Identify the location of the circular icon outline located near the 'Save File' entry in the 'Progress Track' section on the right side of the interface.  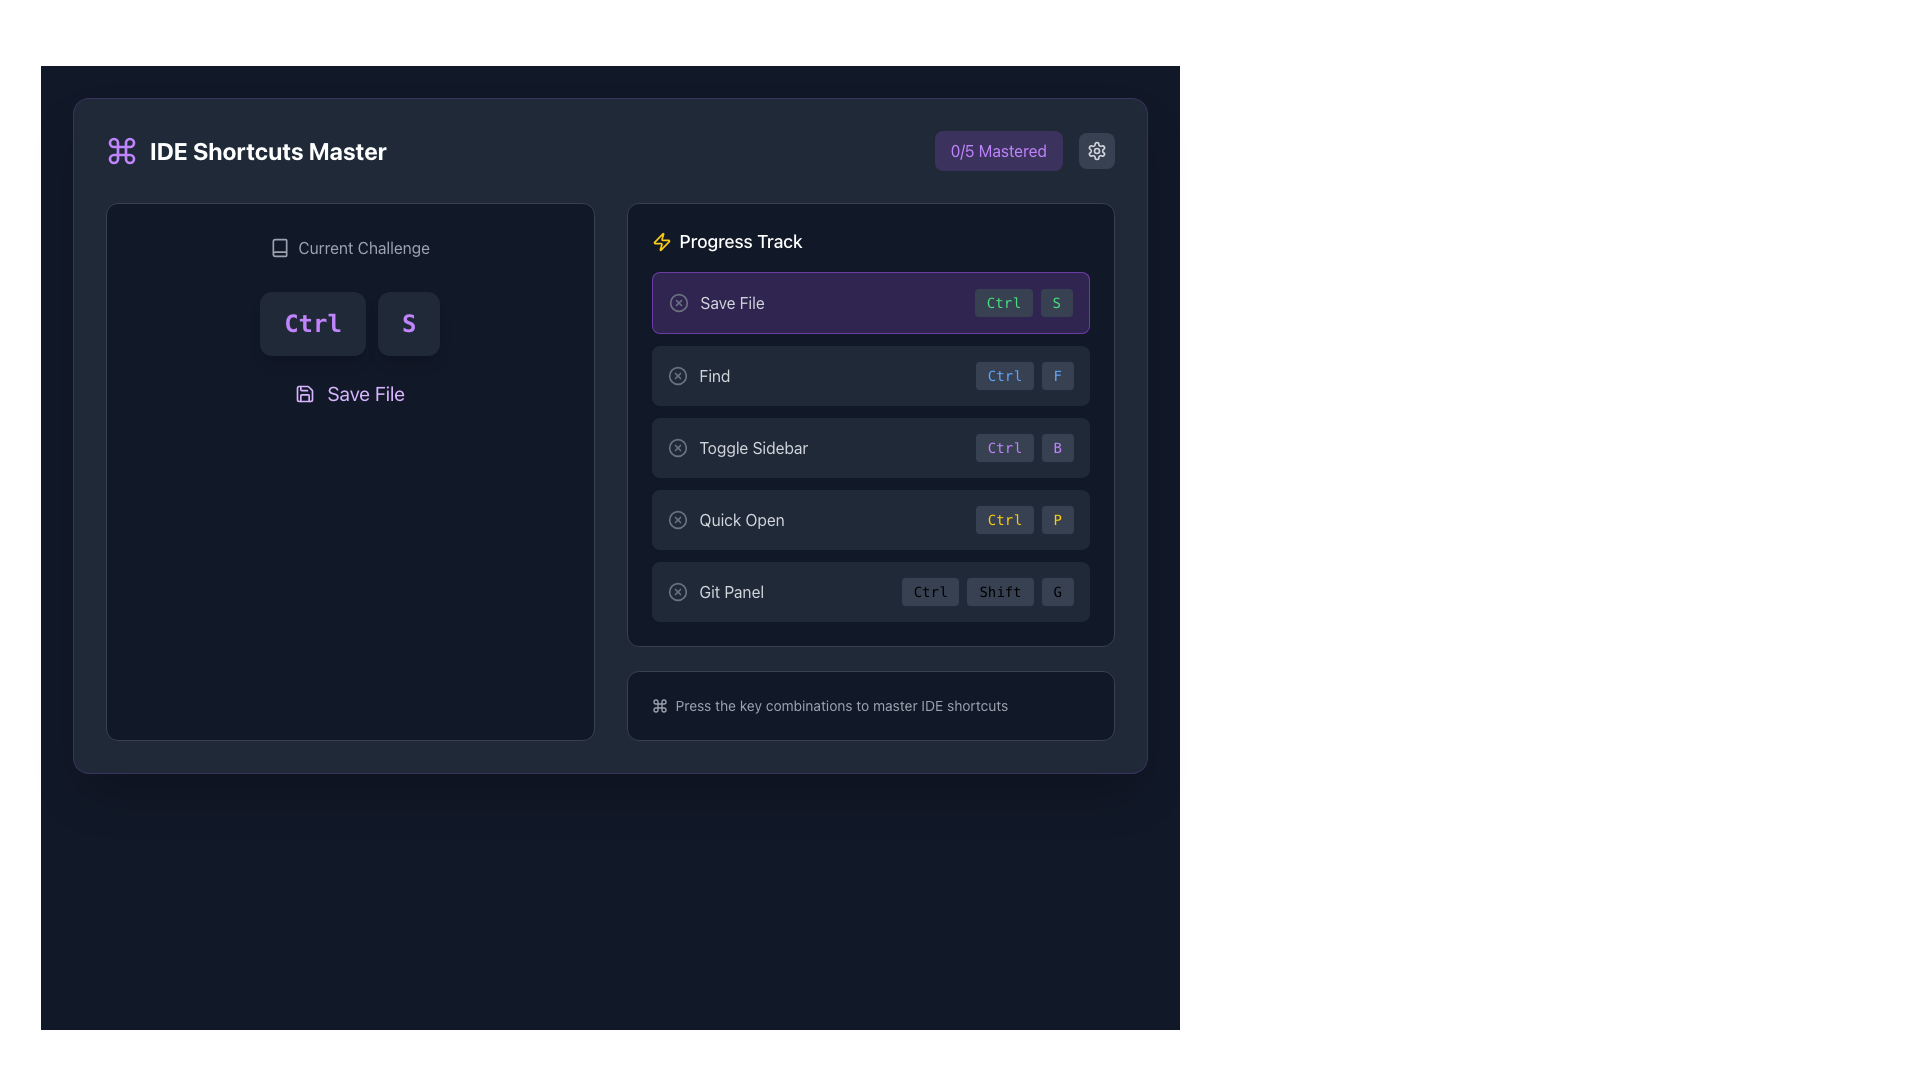
(678, 303).